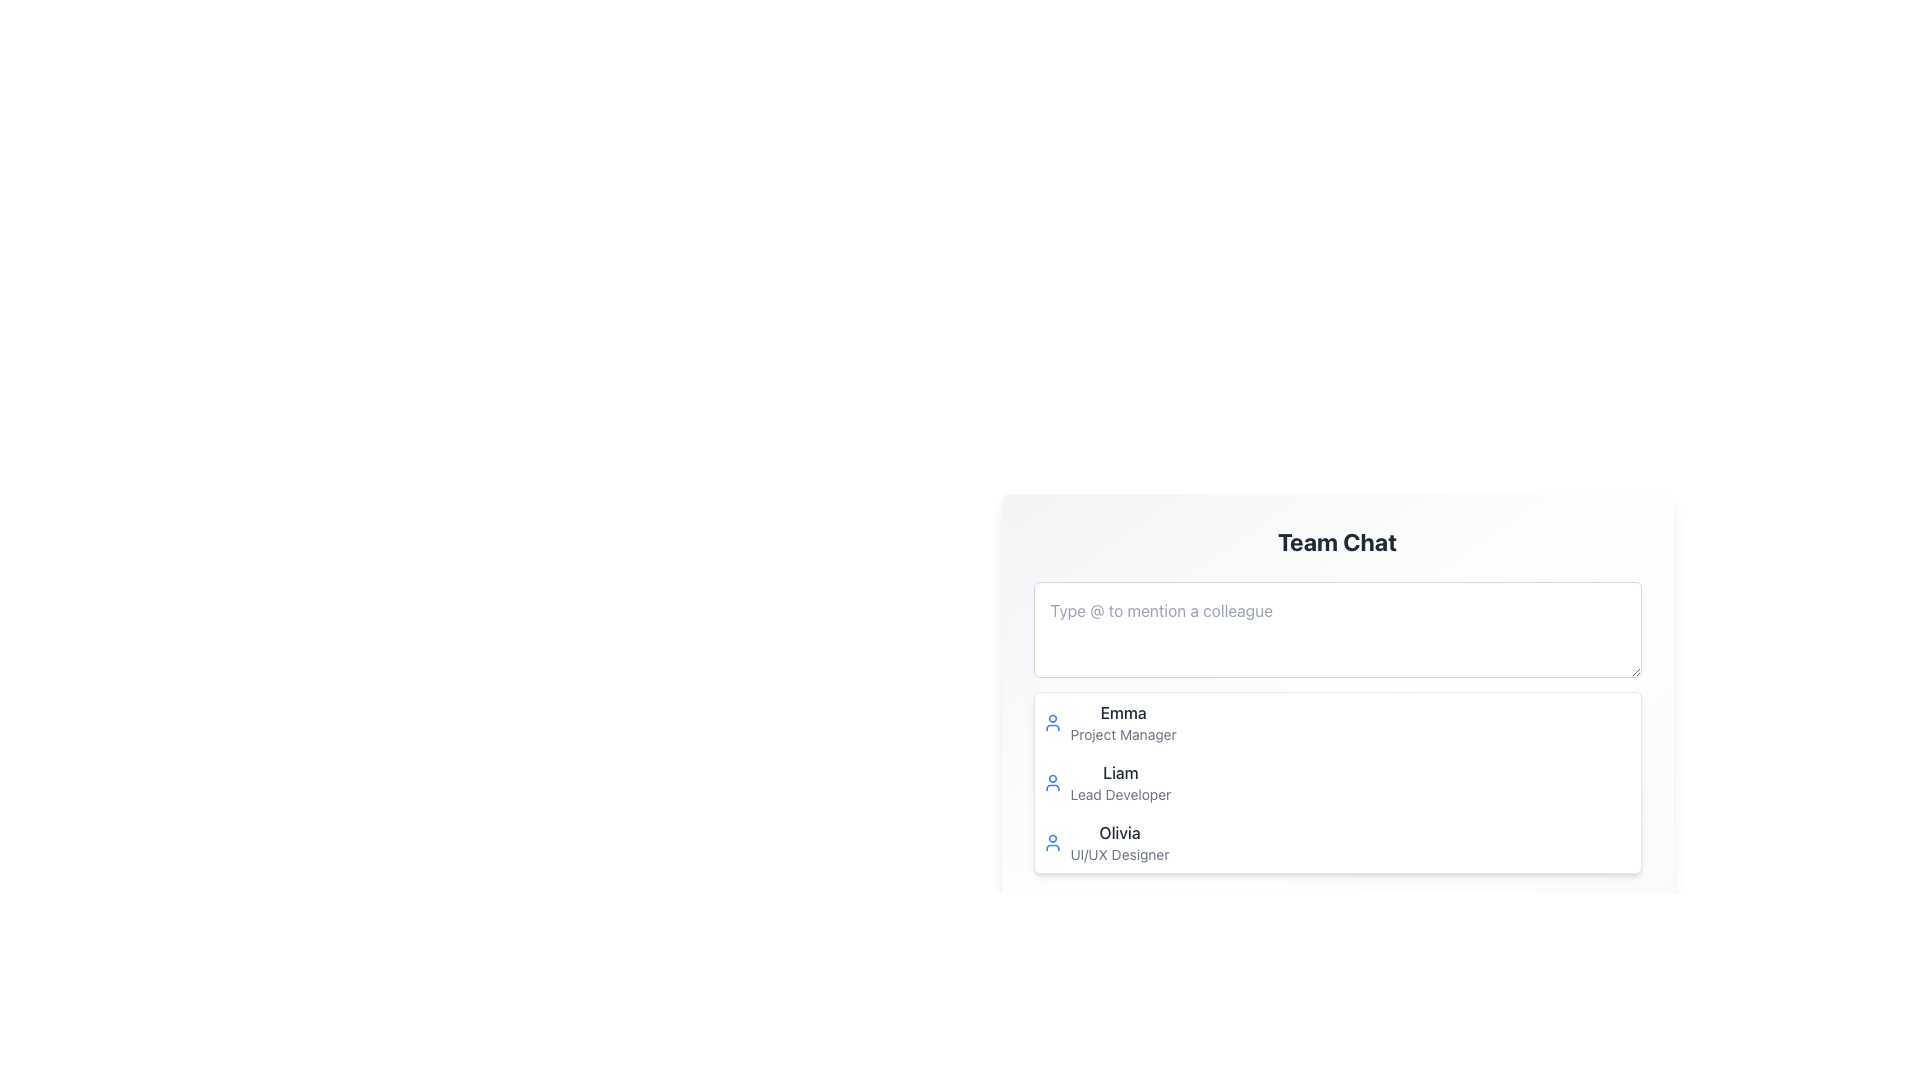 The width and height of the screenshot is (1920, 1080). Describe the element at coordinates (1051, 843) in the screenshot. I see `the blue user profile icon located to the left of 'Olivia UI/UX Designer' to invoke an action related to Olivia's profile` at that location.